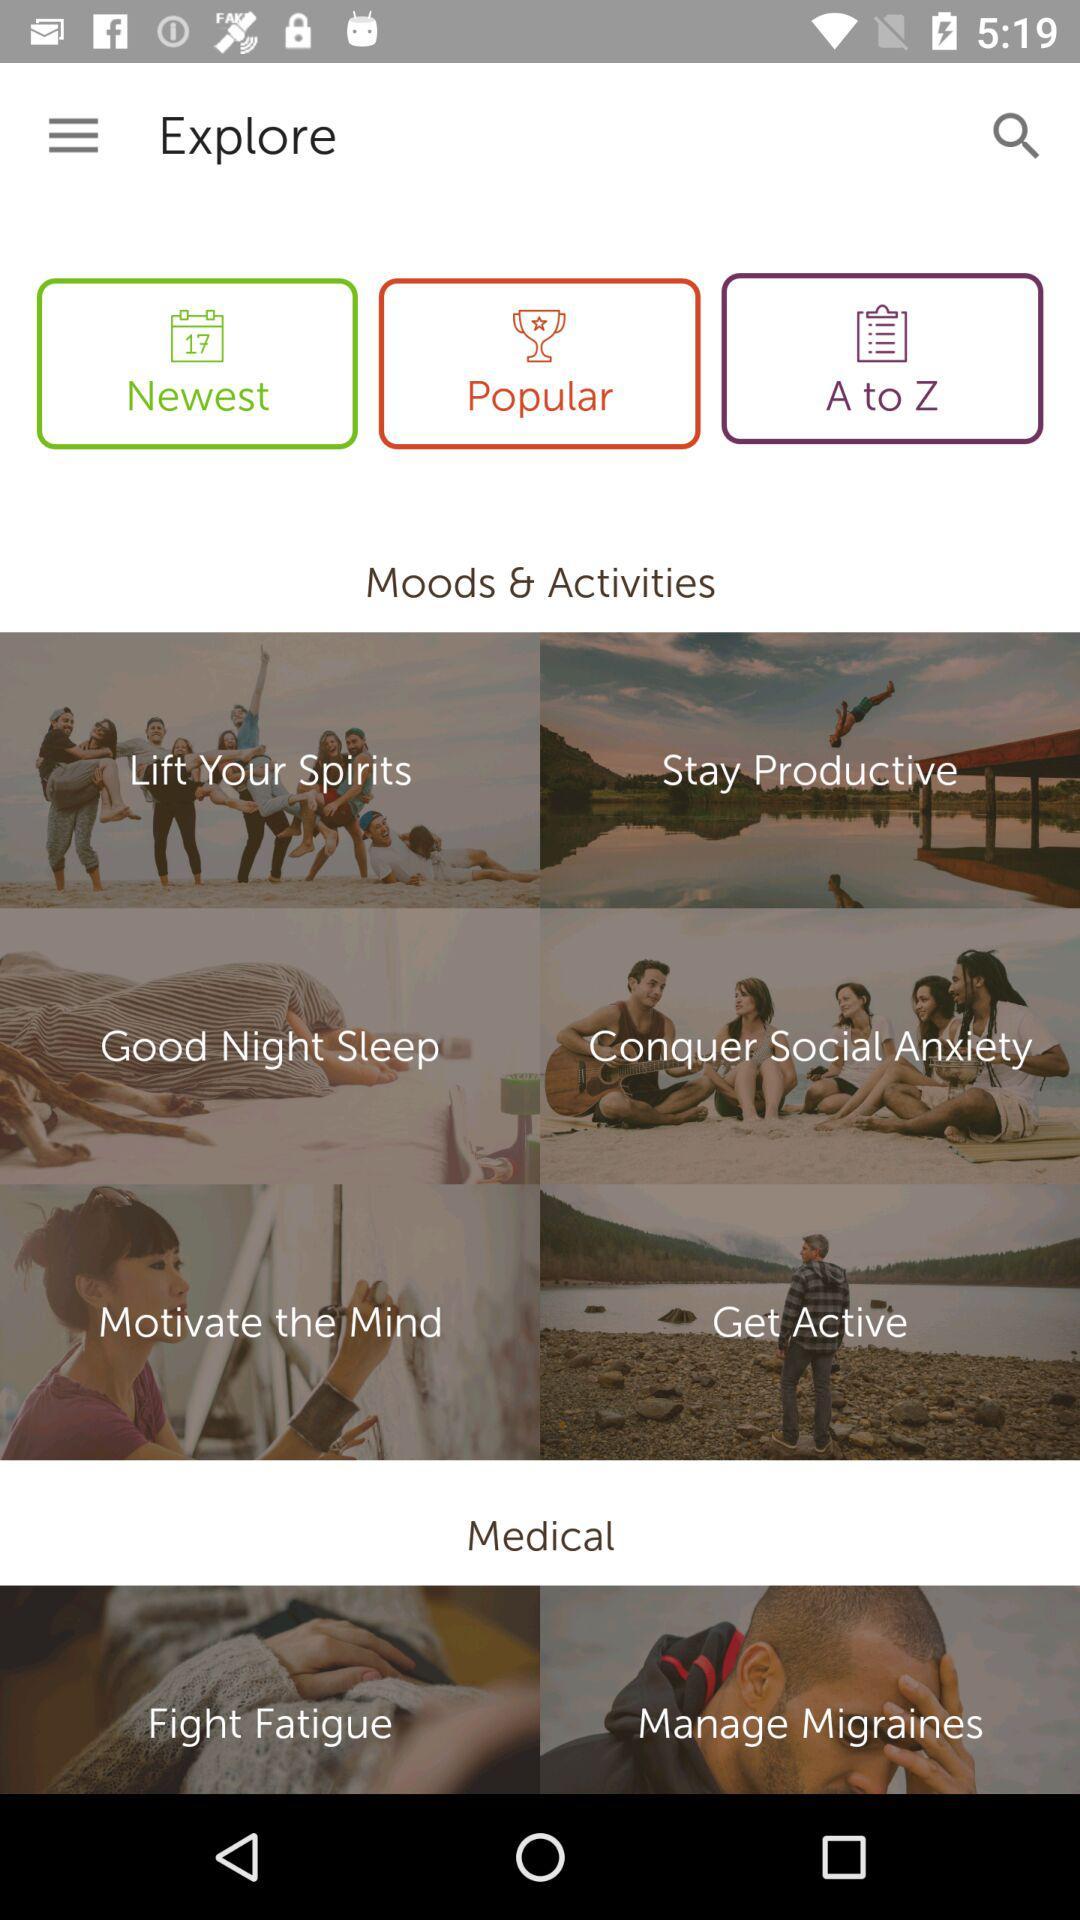 This screenshot has height=1920, width=1080. Describe the element at coordinates (881, 358) in the screenshot. I see `the icon to the right of popular item` at that location.